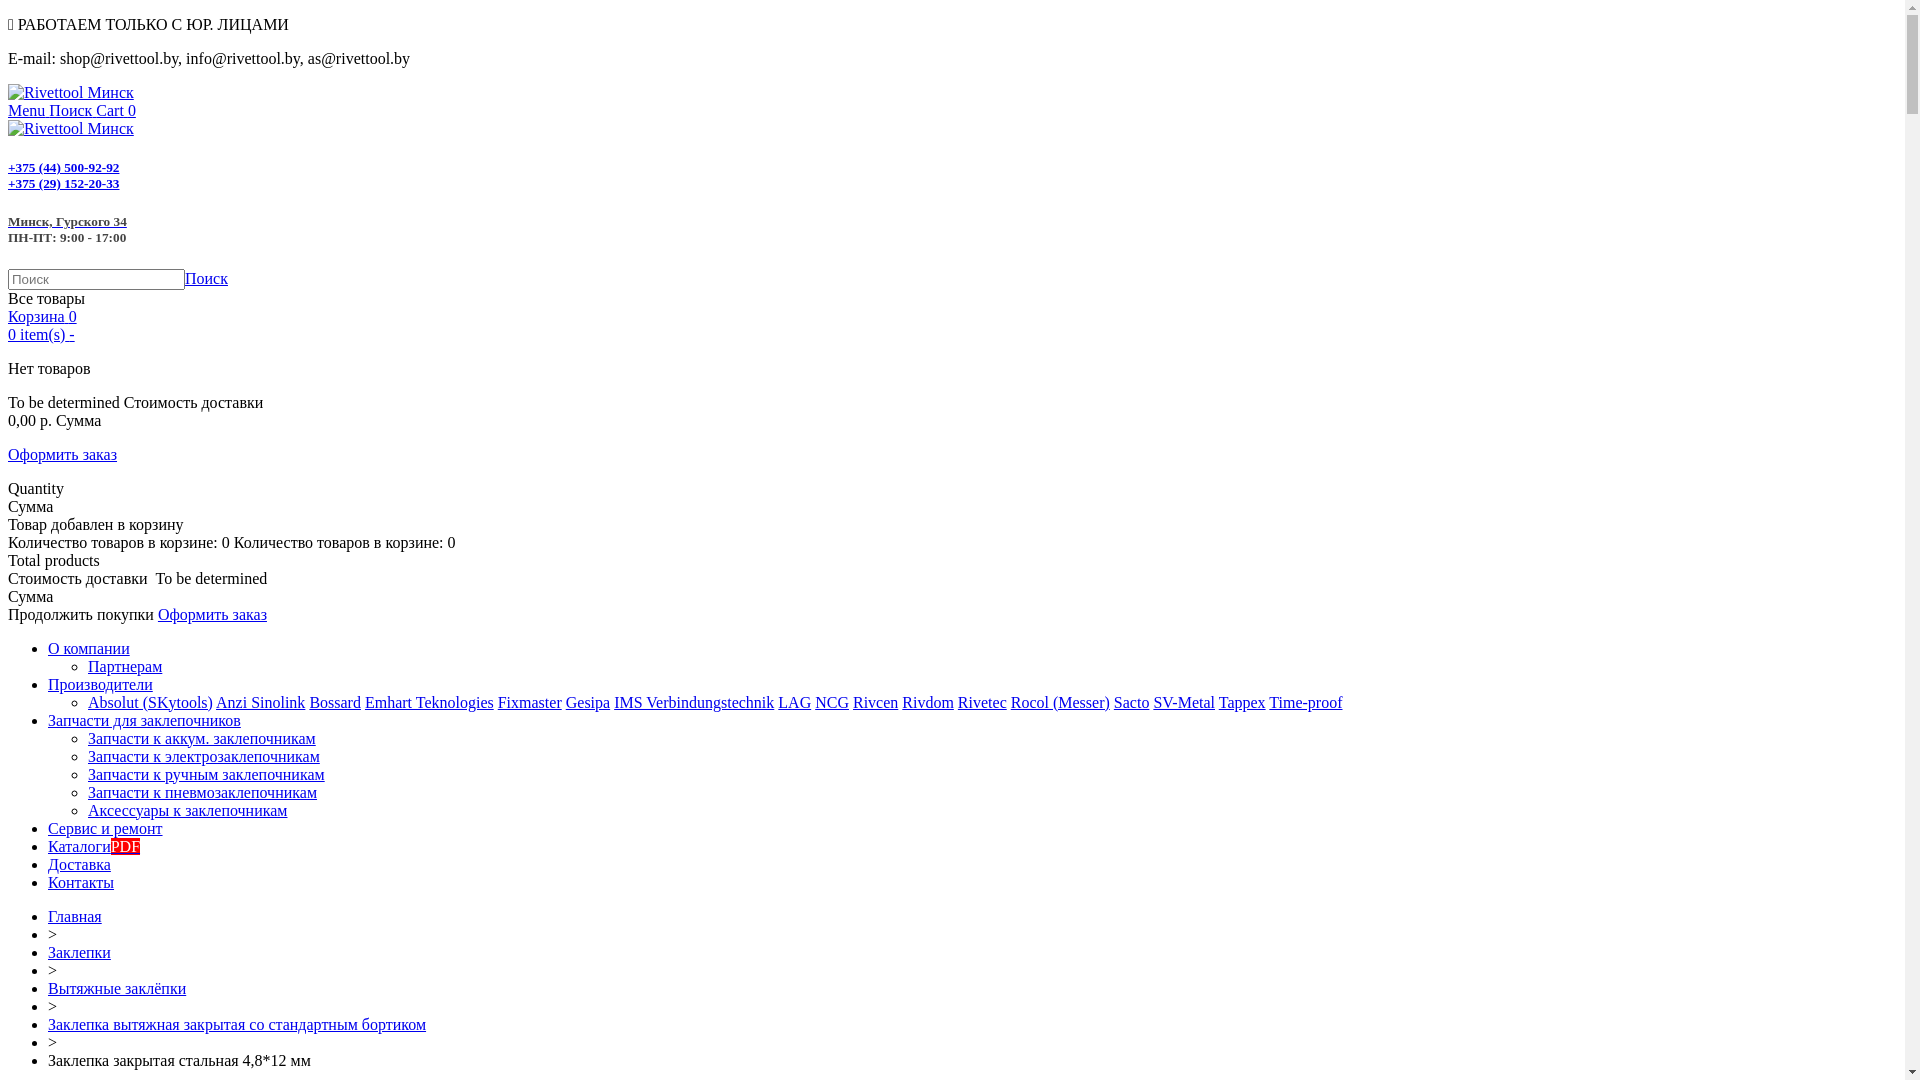 The height and width of the screenshot is (1080, 1920). I want to click on '+375 (44) 500-92-92', so click(8, 166).